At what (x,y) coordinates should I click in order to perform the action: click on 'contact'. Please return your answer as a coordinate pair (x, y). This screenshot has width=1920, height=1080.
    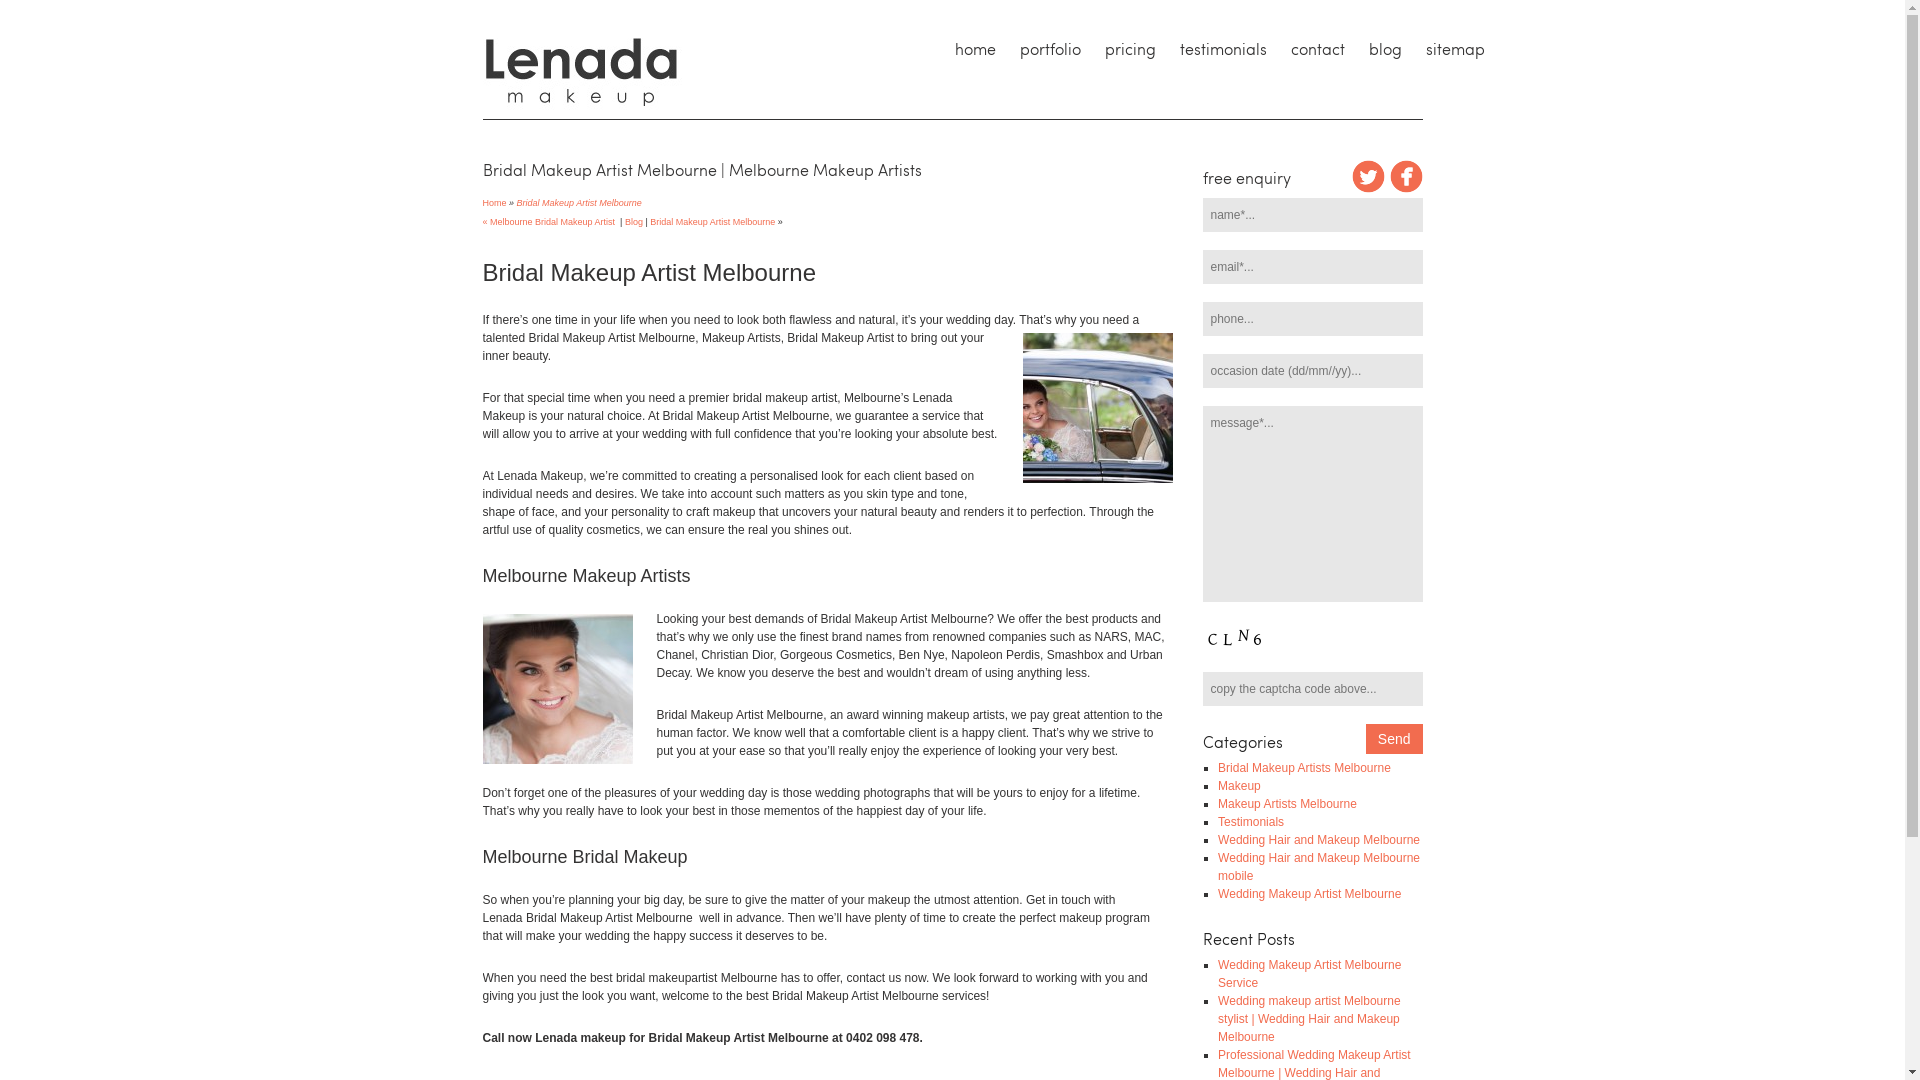
    Looking at the image, I should click on (1276, 48).